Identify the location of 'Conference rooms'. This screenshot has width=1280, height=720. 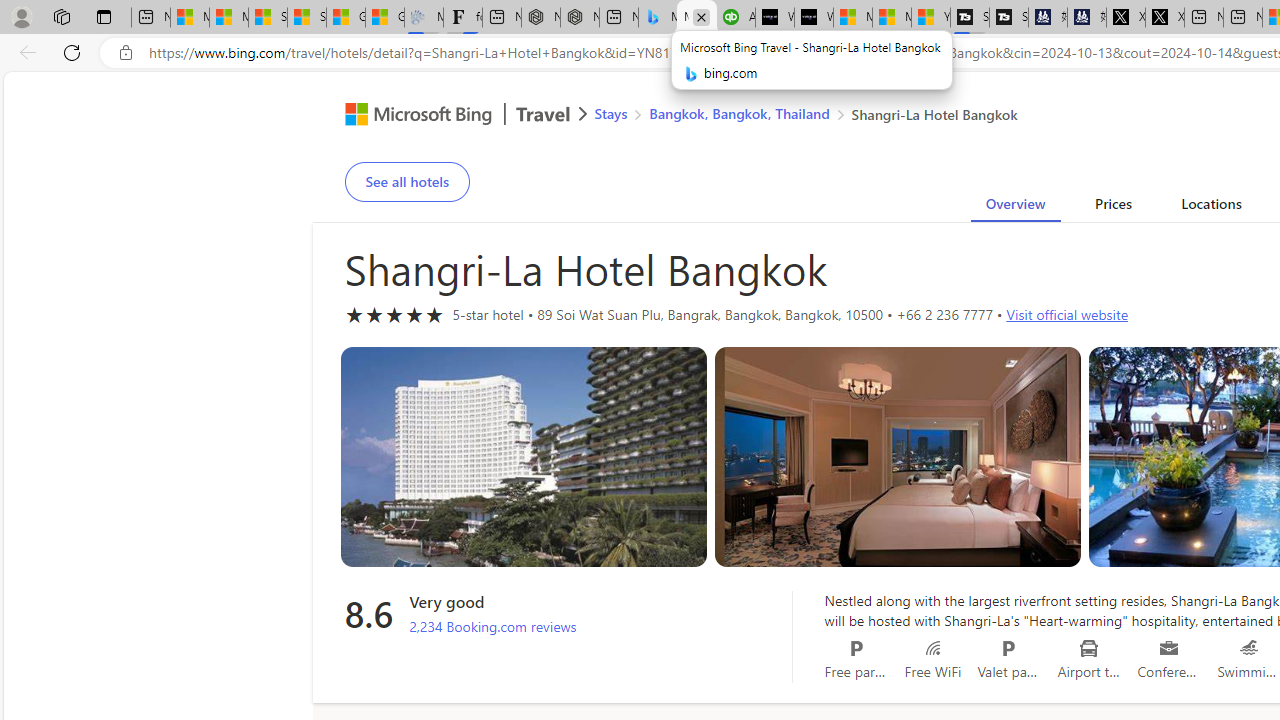
(1169, 648).